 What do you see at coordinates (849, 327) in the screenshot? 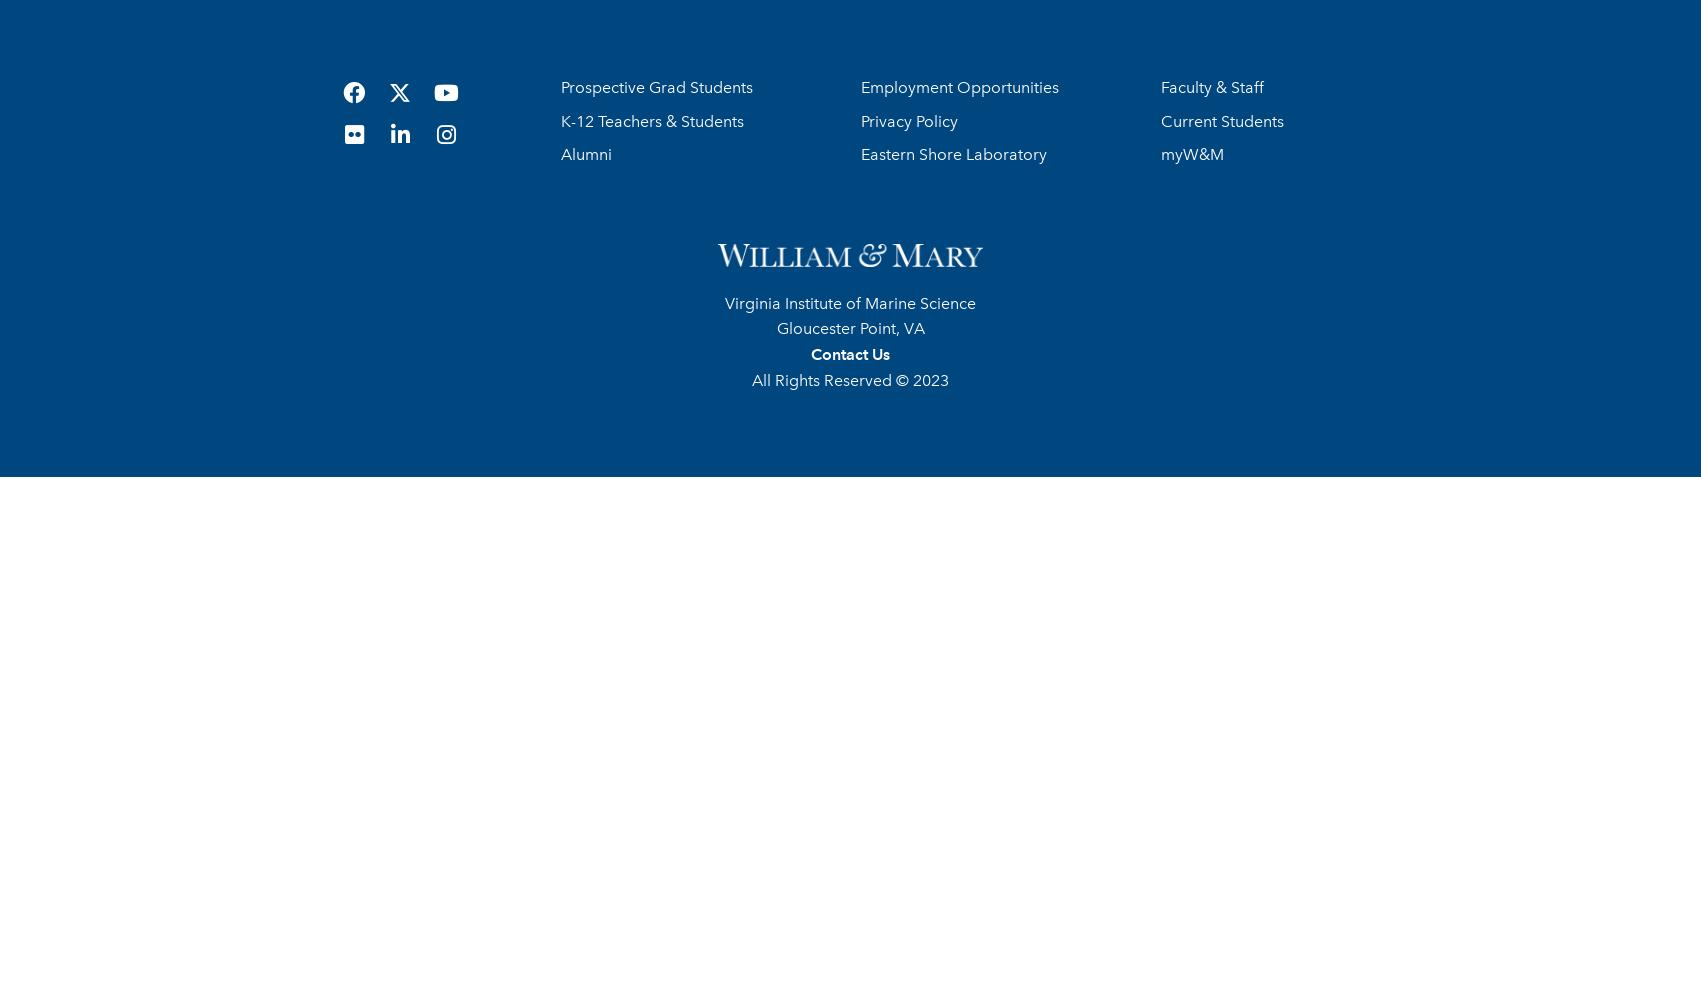
I see `'Gloucester Point, VA'` at bounding box center [849, 327].